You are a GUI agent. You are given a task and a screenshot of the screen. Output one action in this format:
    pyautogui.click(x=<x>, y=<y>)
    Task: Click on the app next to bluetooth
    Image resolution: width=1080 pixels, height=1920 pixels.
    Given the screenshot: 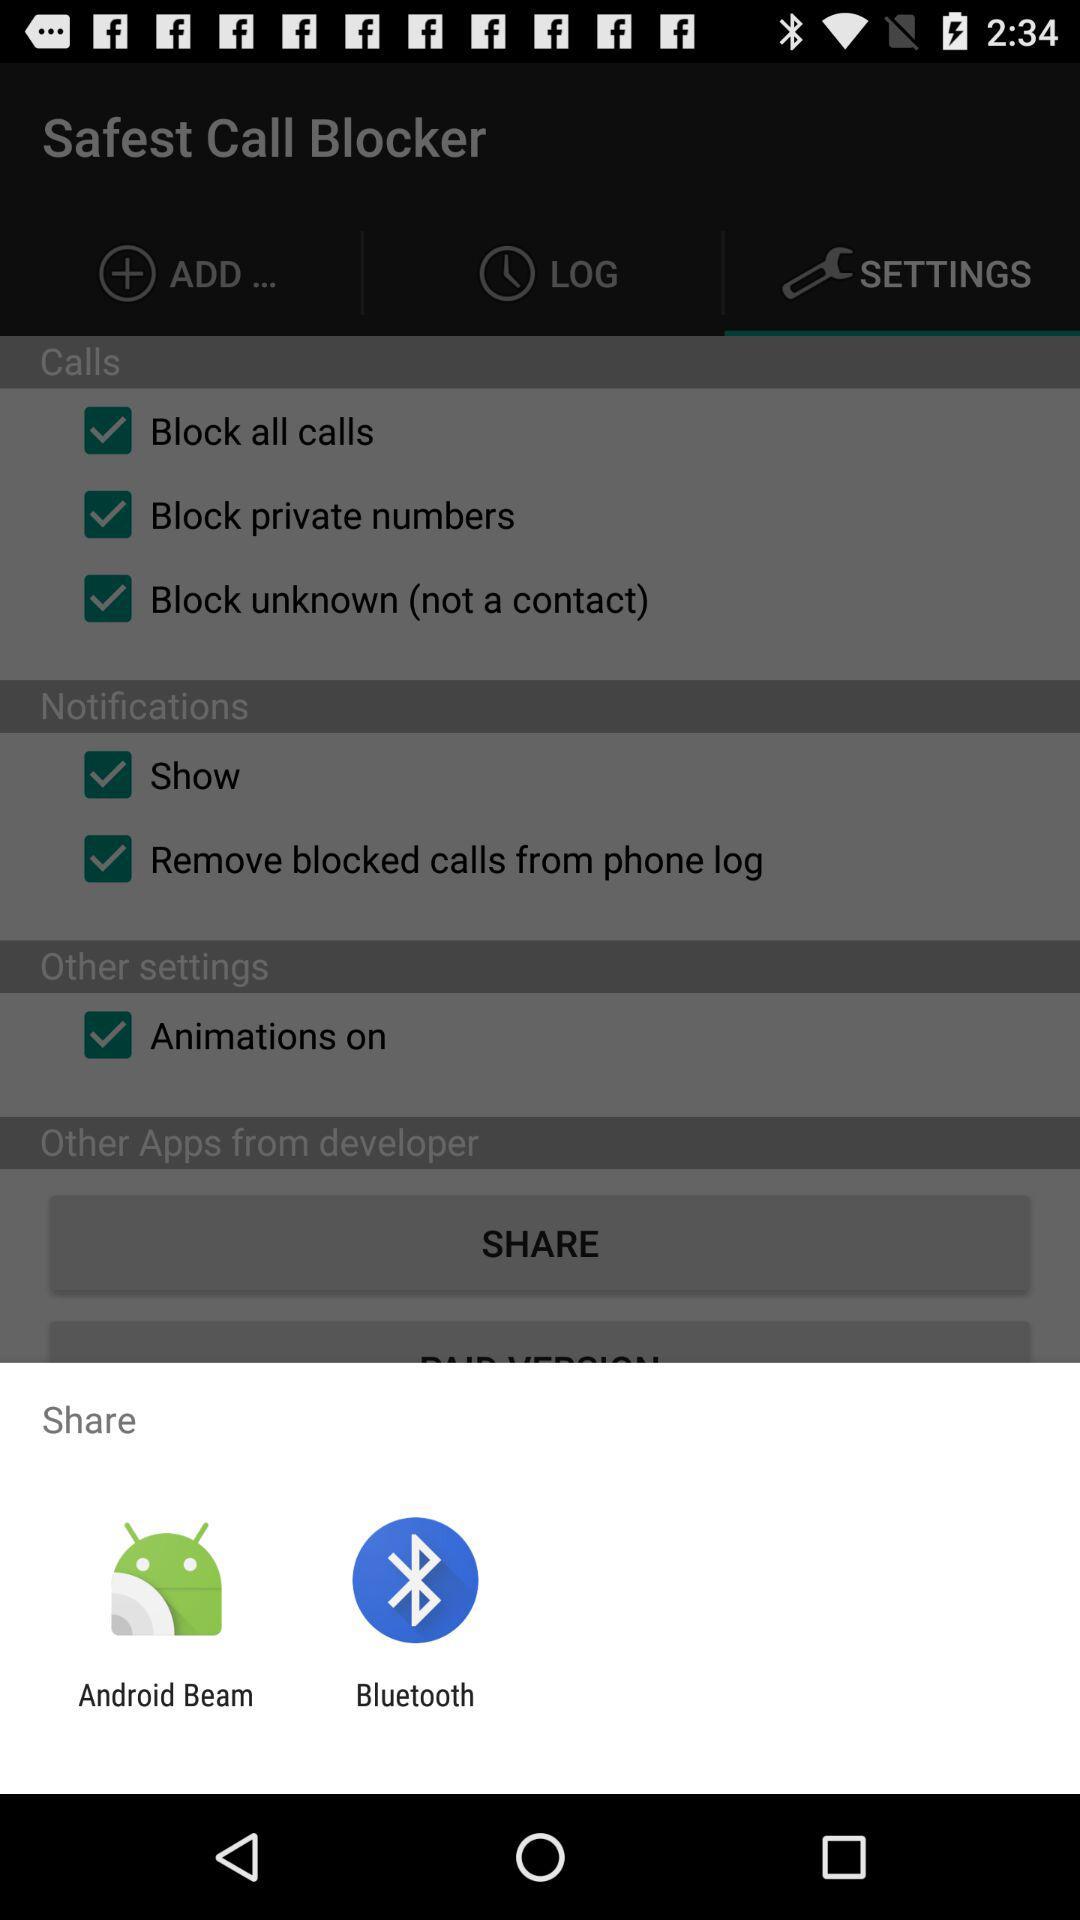 What is the action you would take?
    pyautogui.click(x=165, y=1711)
    